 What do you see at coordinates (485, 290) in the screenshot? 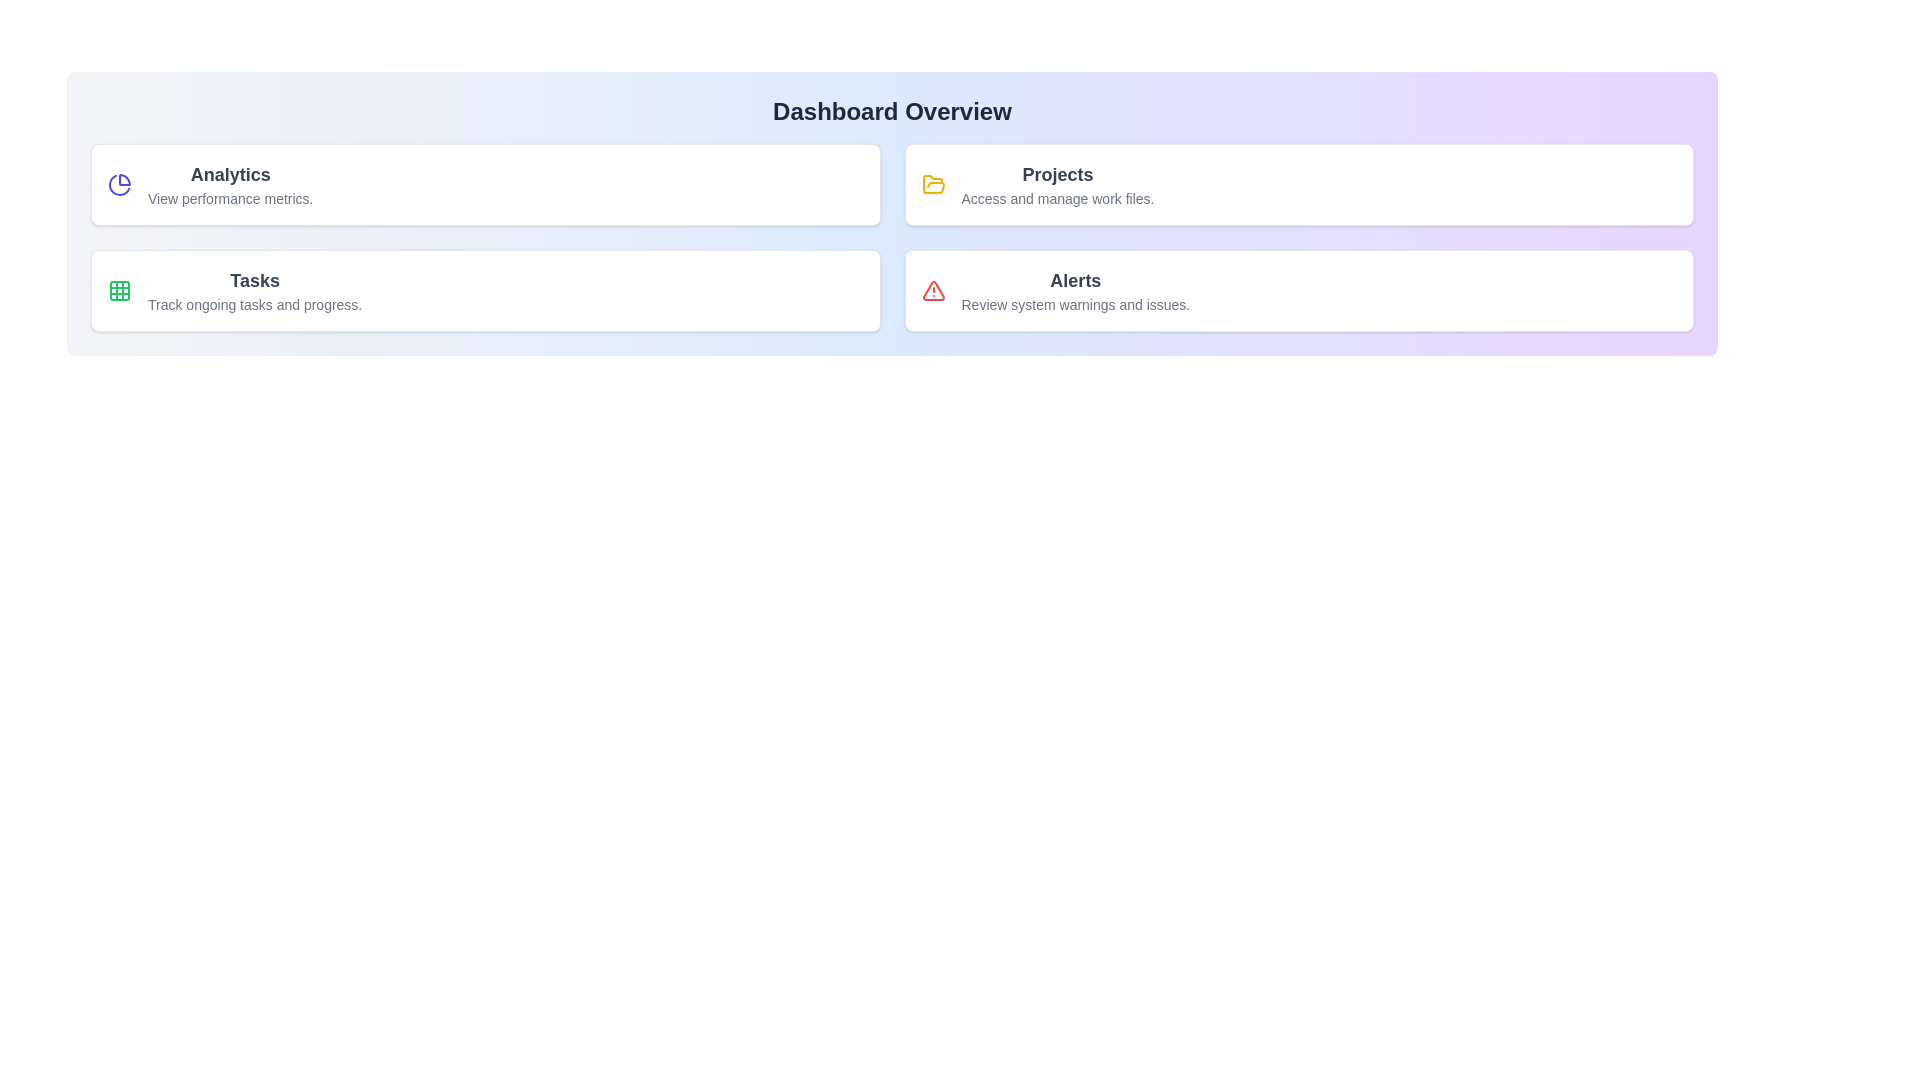
I see `the menu item corresponding to Tasks to navigate to the respective section` at bounding box center [485, 290].